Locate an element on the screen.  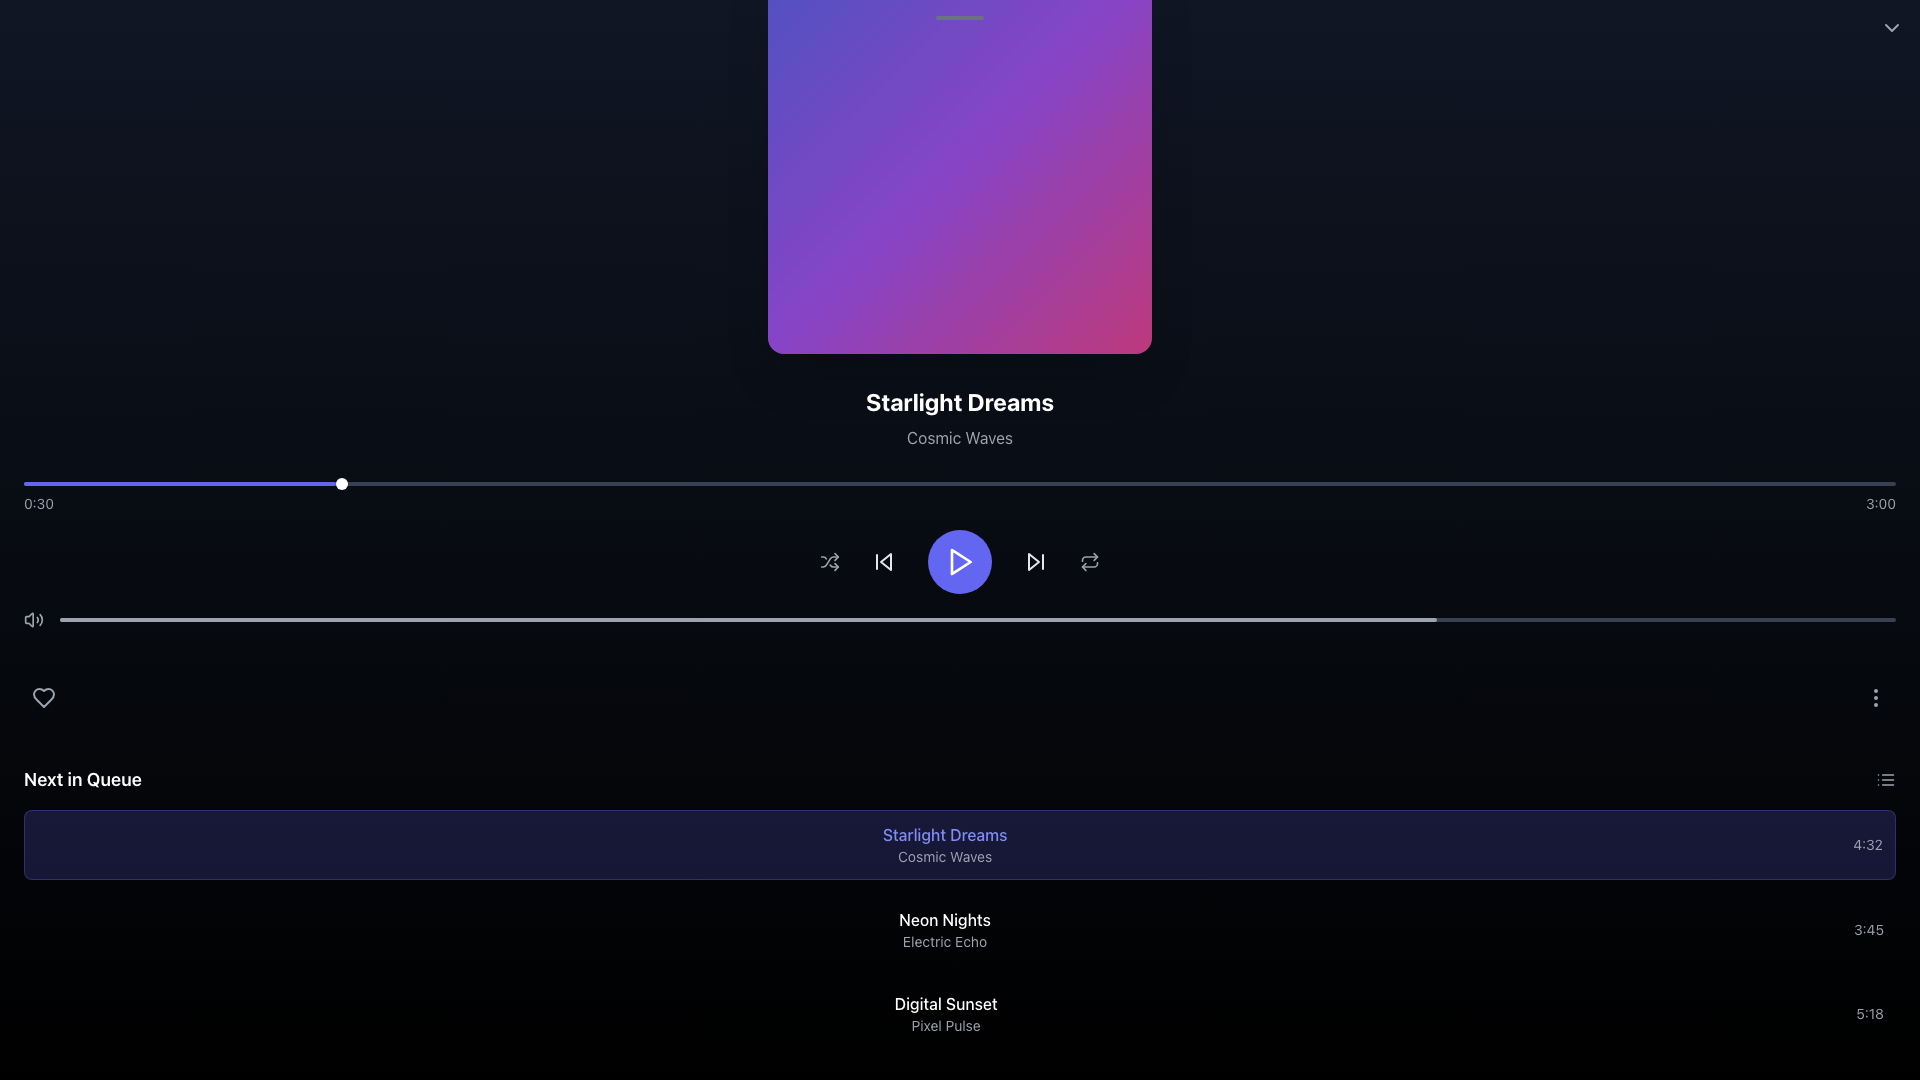
progress is located at coordinates (24, 483).